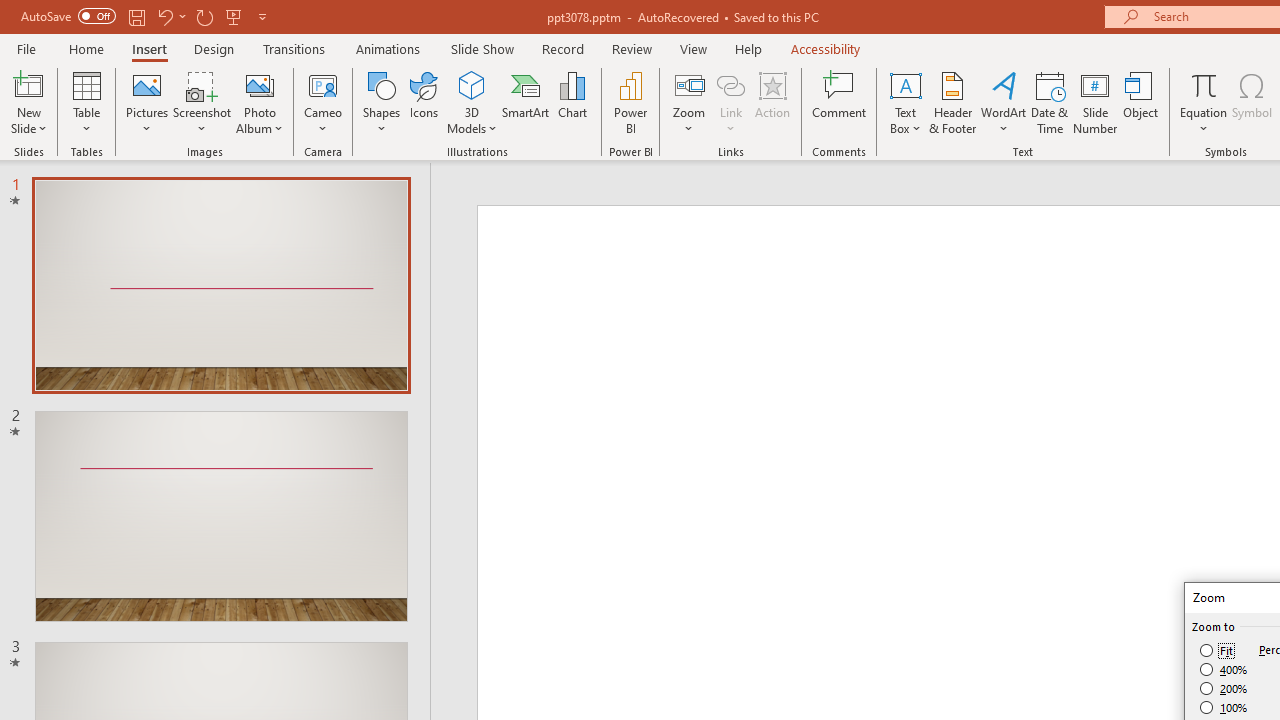 Image resolution: width=1280 pixels, height=720 pixels. Describe the element at coordinates (904, 84) in the screenshot. I see `'Draw Horizontal Text Box'` at that location.